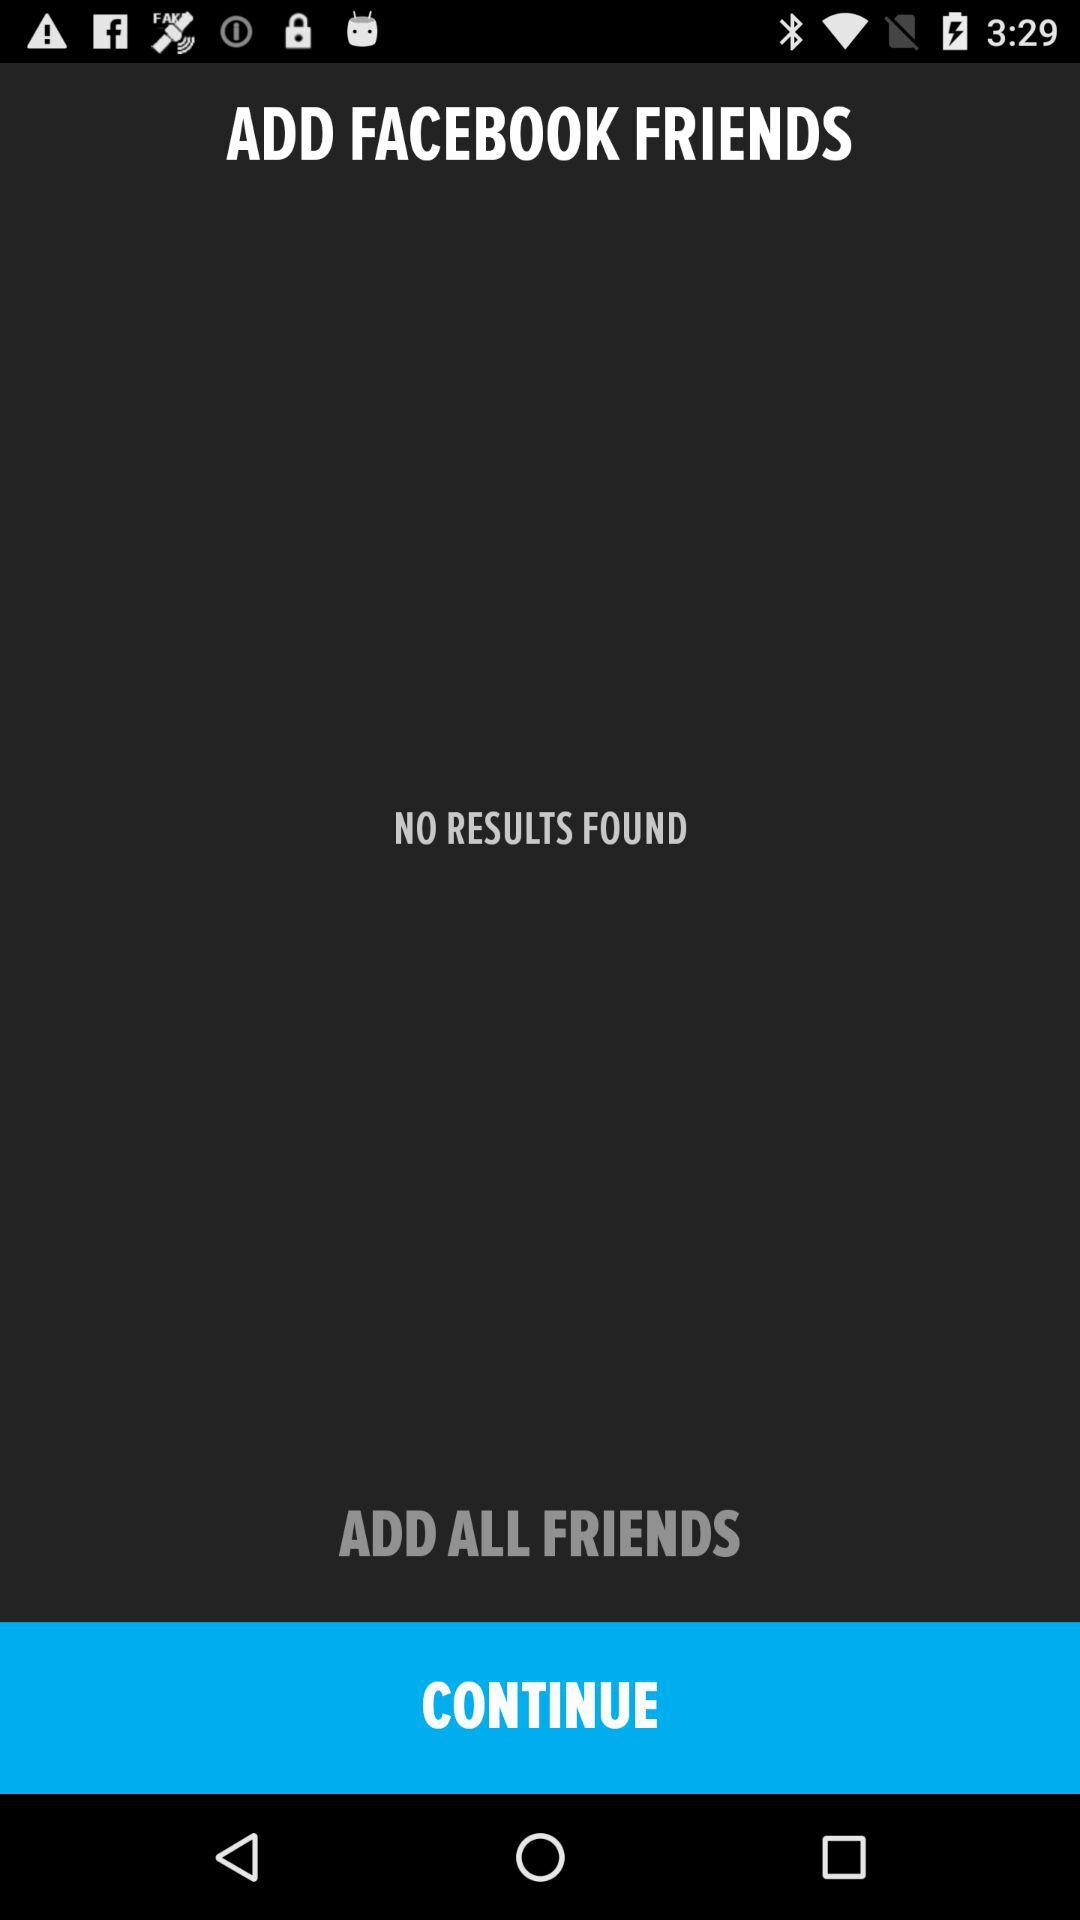 This screenshot has height=1920, width=1080. What do you see at coordinates (540, 1707) in the screenshot?
I see `the continue icon` at bounding box center [540, 1707].